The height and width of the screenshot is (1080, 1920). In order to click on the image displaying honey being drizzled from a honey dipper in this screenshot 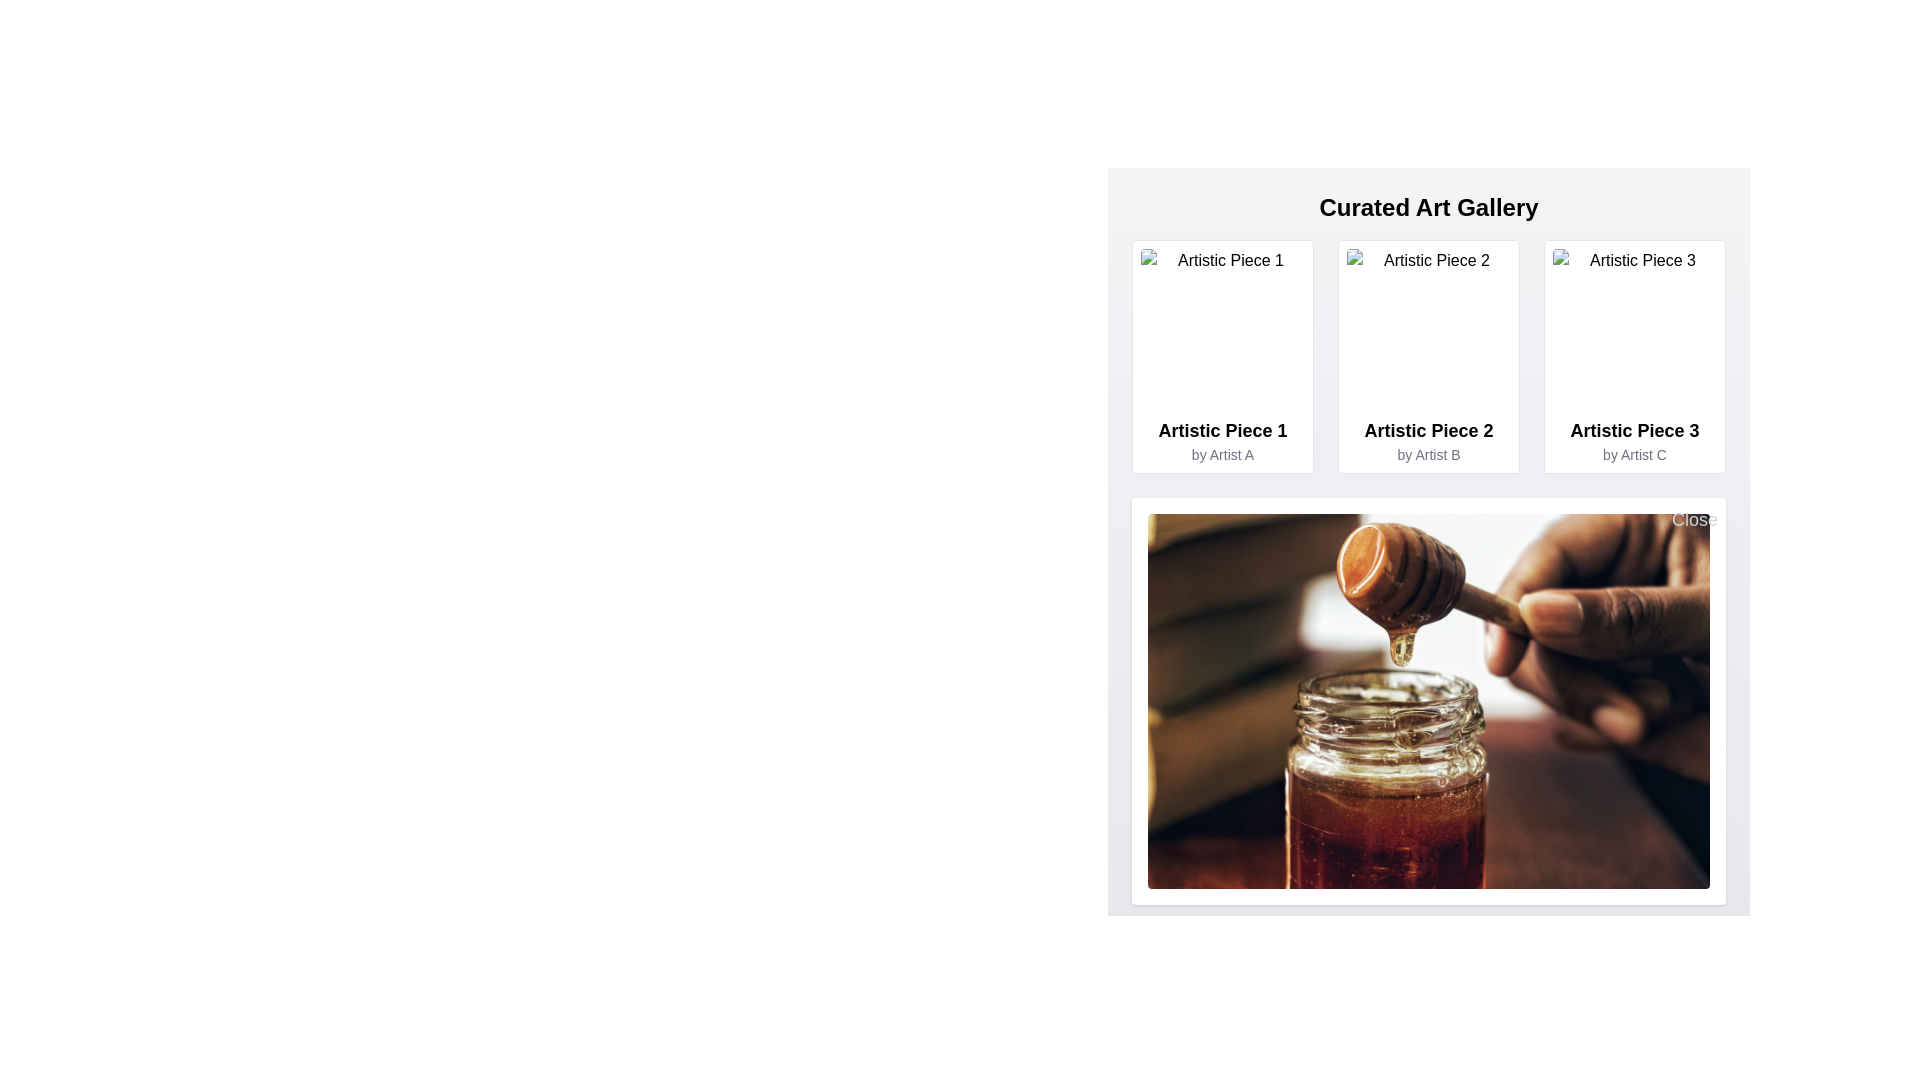, I will do `click(1428, 700)`.